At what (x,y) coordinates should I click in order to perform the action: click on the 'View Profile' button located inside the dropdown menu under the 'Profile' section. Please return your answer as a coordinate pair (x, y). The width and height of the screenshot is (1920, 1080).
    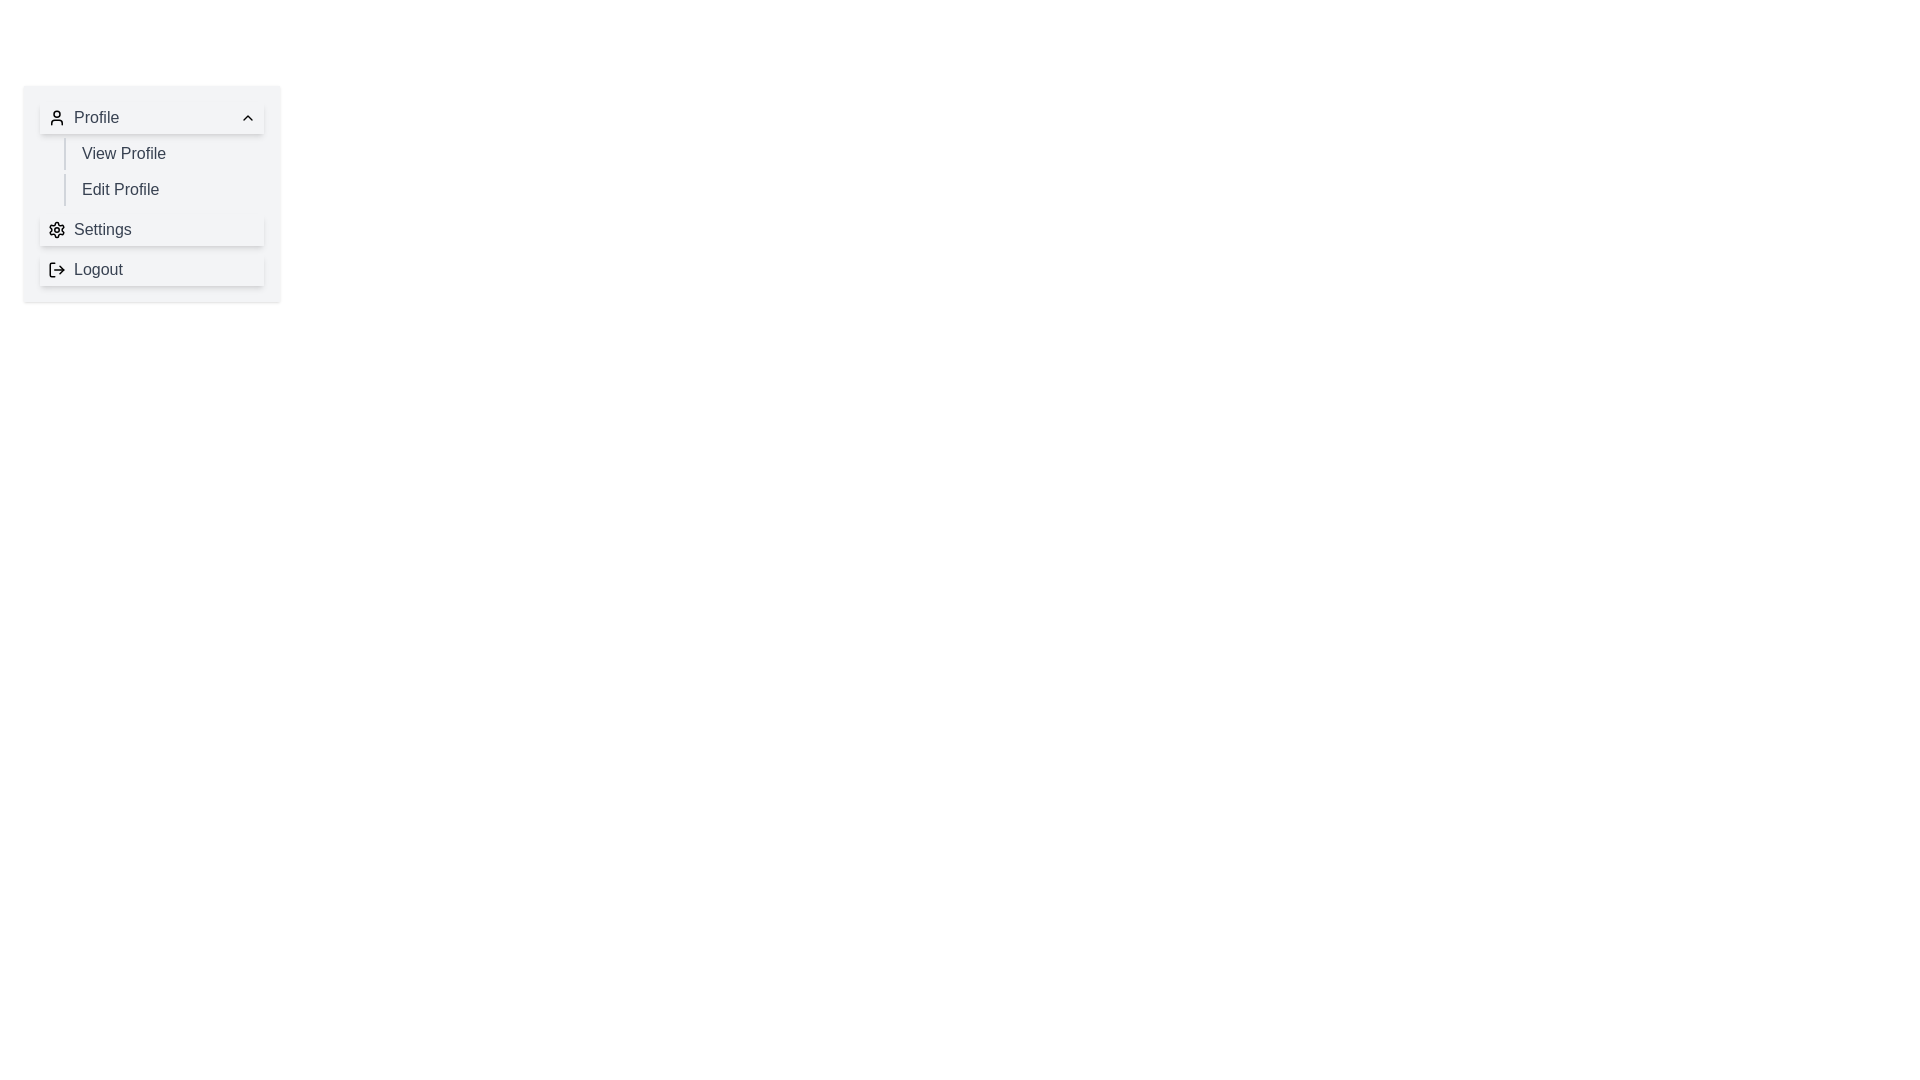
    Looking at the image, I should click on (163, 153).